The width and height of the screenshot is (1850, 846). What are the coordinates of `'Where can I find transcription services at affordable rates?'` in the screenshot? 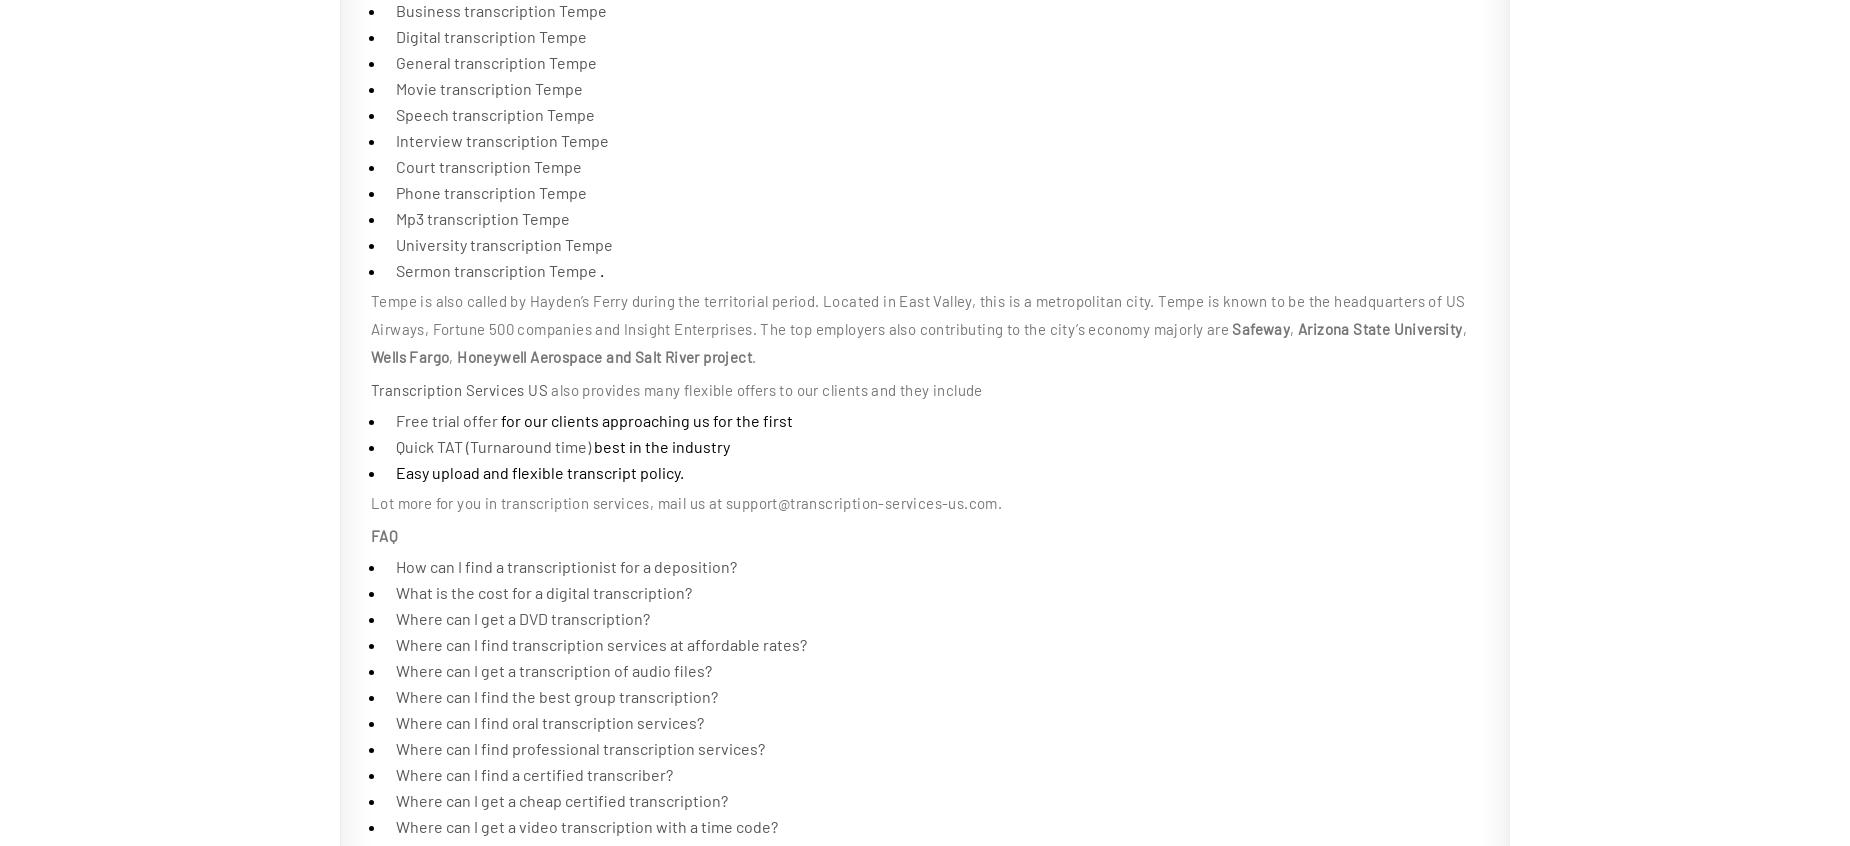 It's located at (601, 644).